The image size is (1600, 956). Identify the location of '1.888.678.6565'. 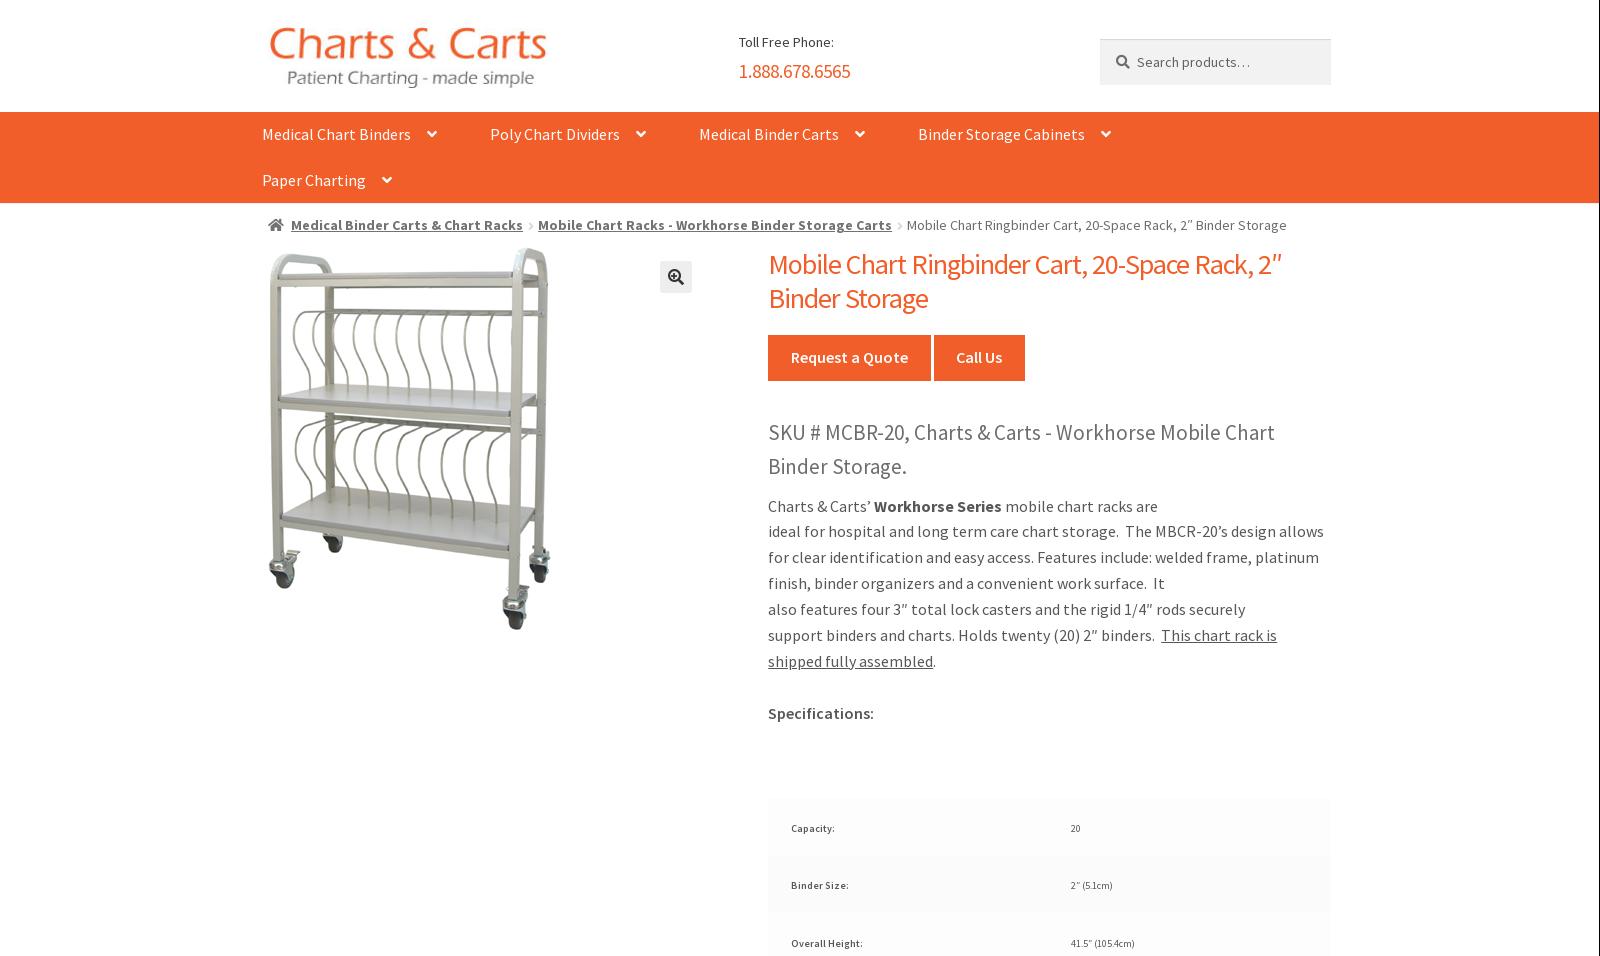
(794, 68).